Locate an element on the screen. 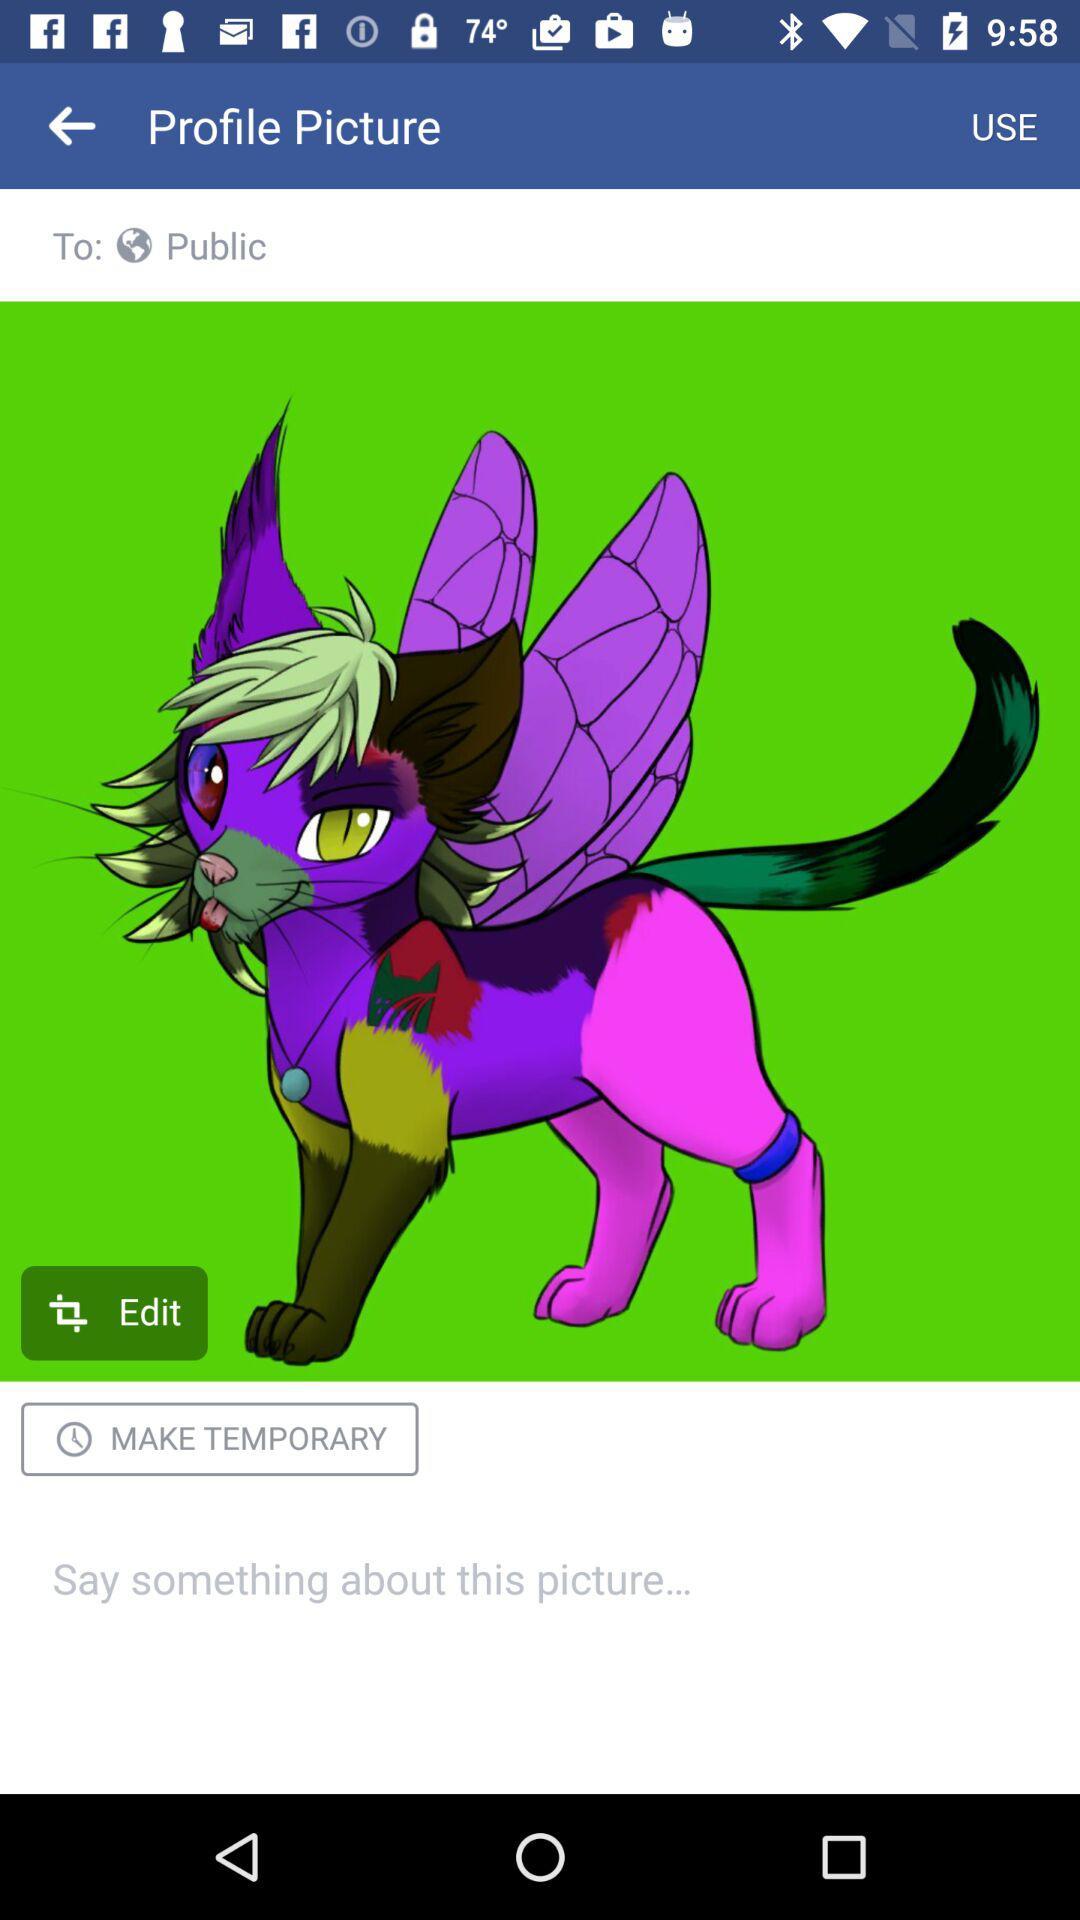  the icon above to: is located at coordinates (72, 124).